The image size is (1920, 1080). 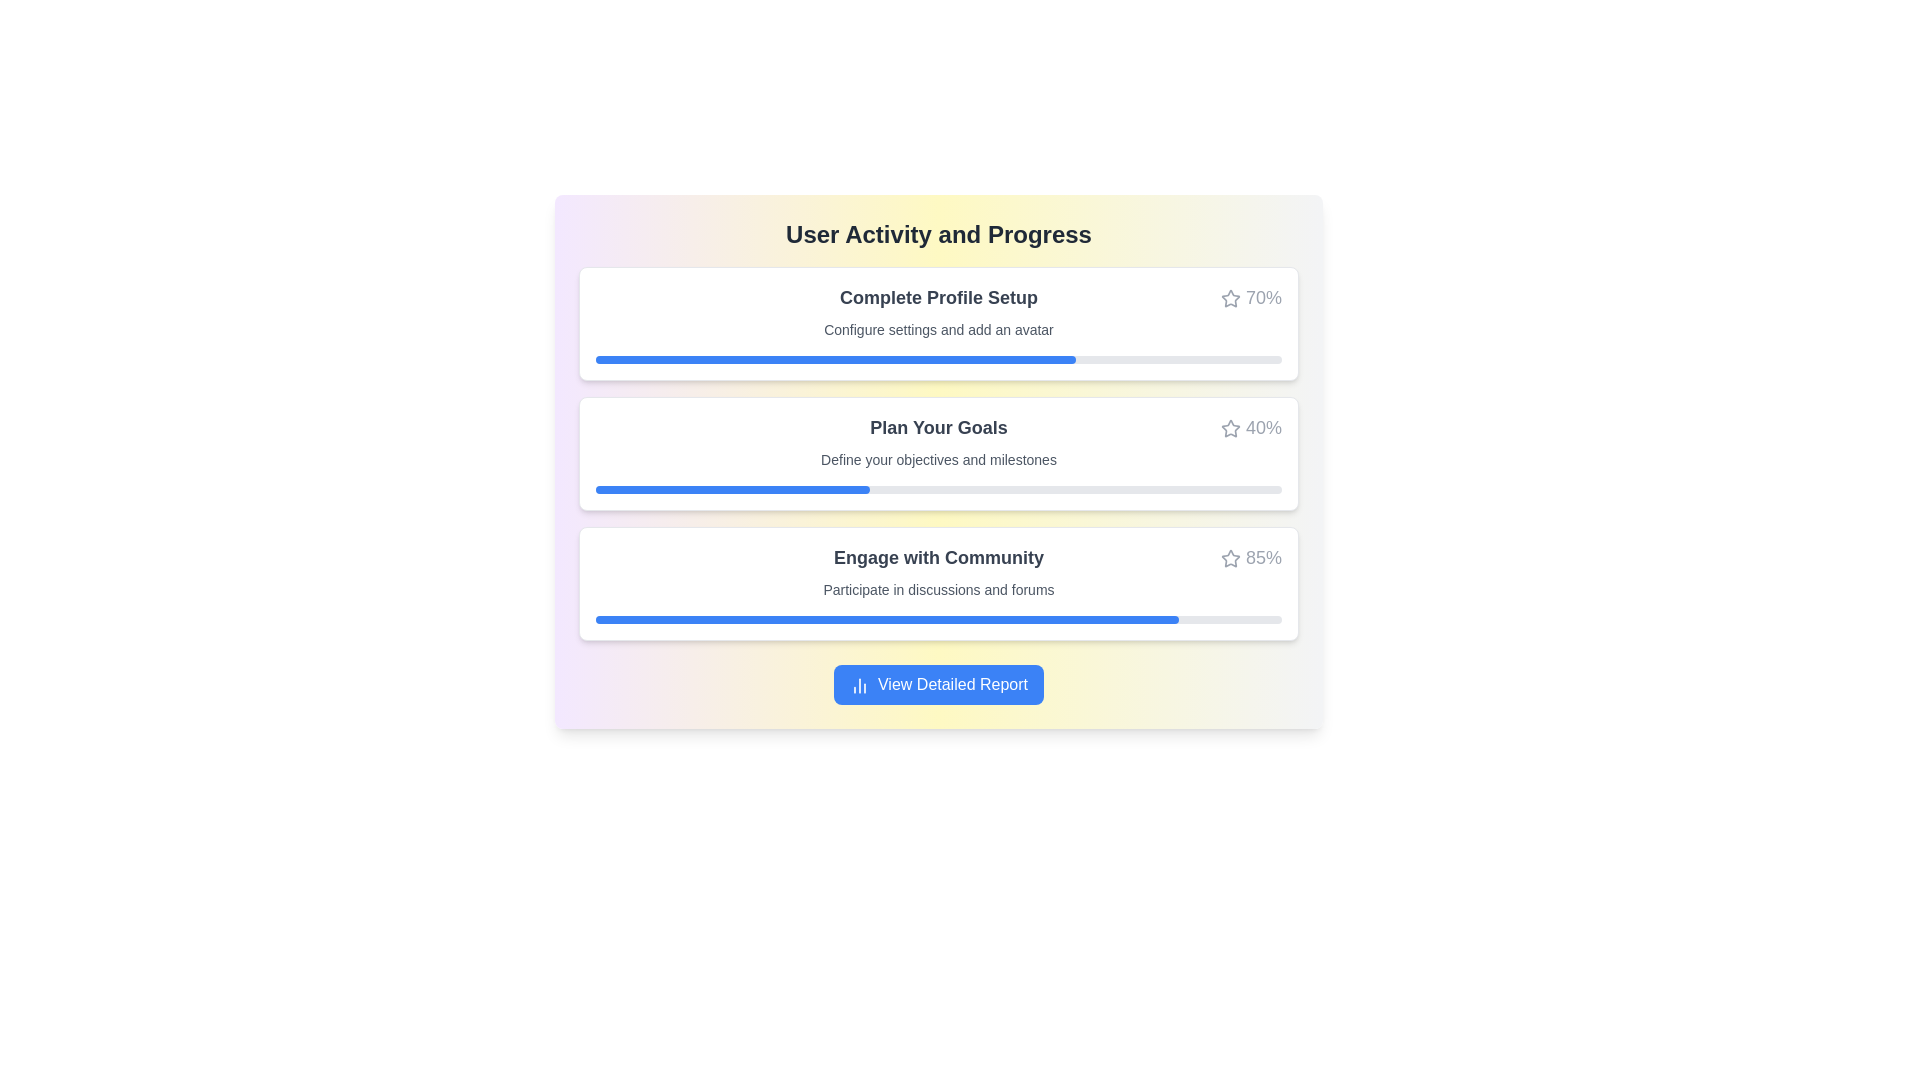 I want to click on additional descriptive information provided by the Text Label located below the heading text in the 'Plan Your Goals' card, which outlines its purpose or intended actions, so click(x=938, y=459).